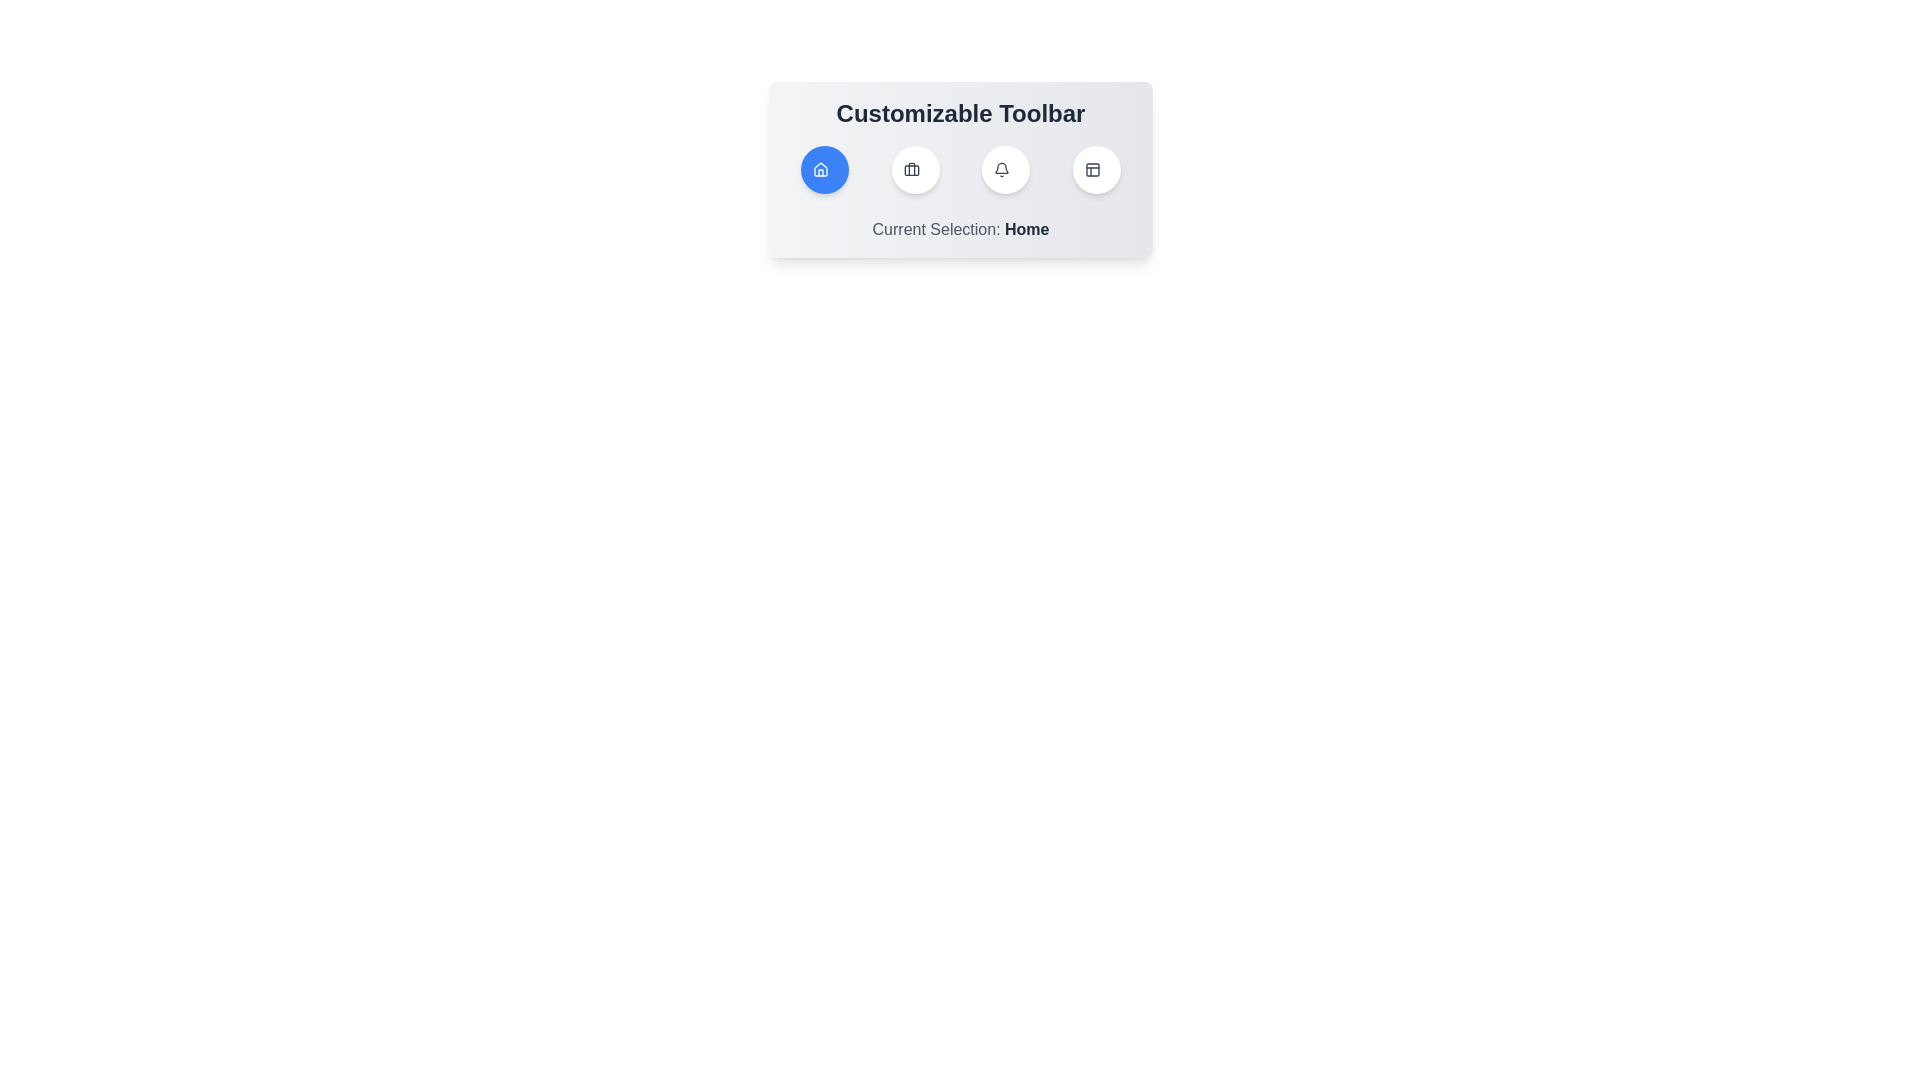 This screenshot has height=1080, width=1920. Describe the element at coordinates (1095, 168) in the screenshot. I see `the fifth icon button in the customizable toolbar` at that location.